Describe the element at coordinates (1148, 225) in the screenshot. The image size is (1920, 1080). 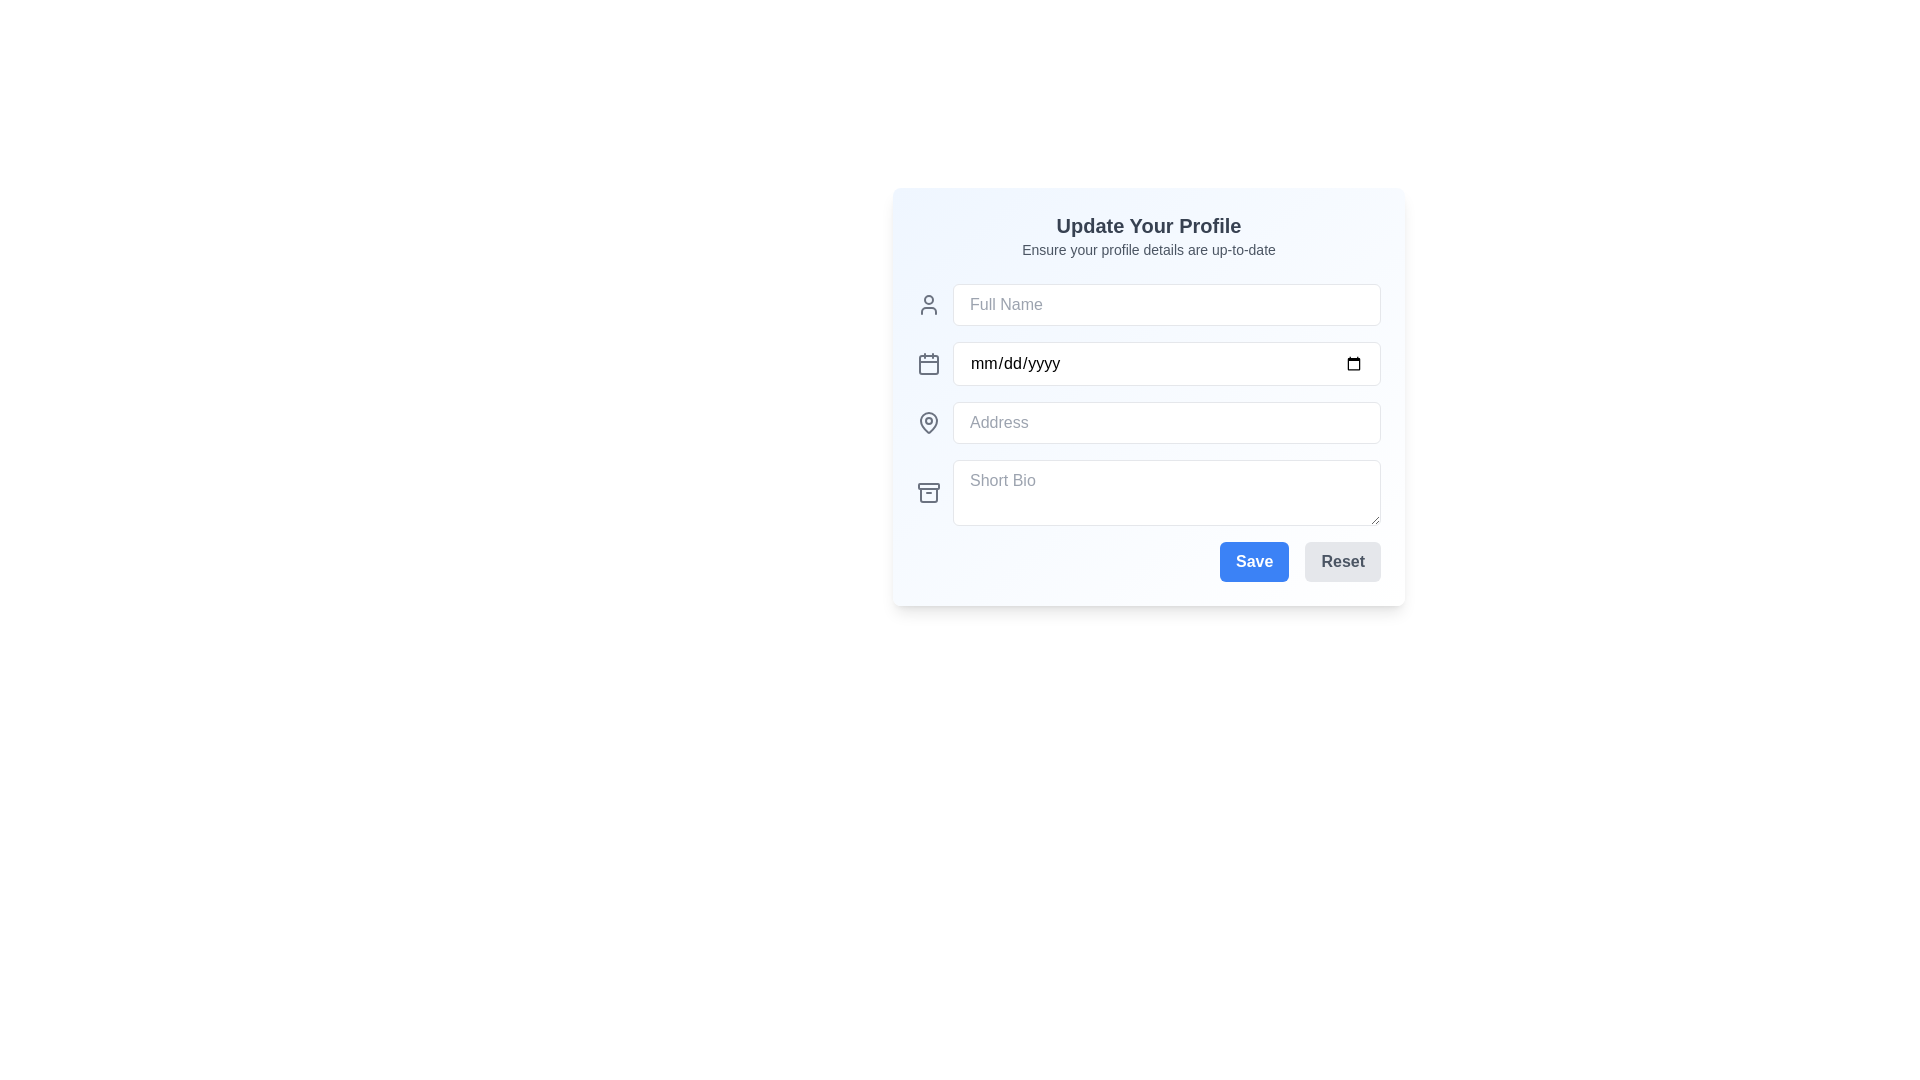
I see `the profile update form title text label, which indicates the purpose of the form for updating profile information` at that location.